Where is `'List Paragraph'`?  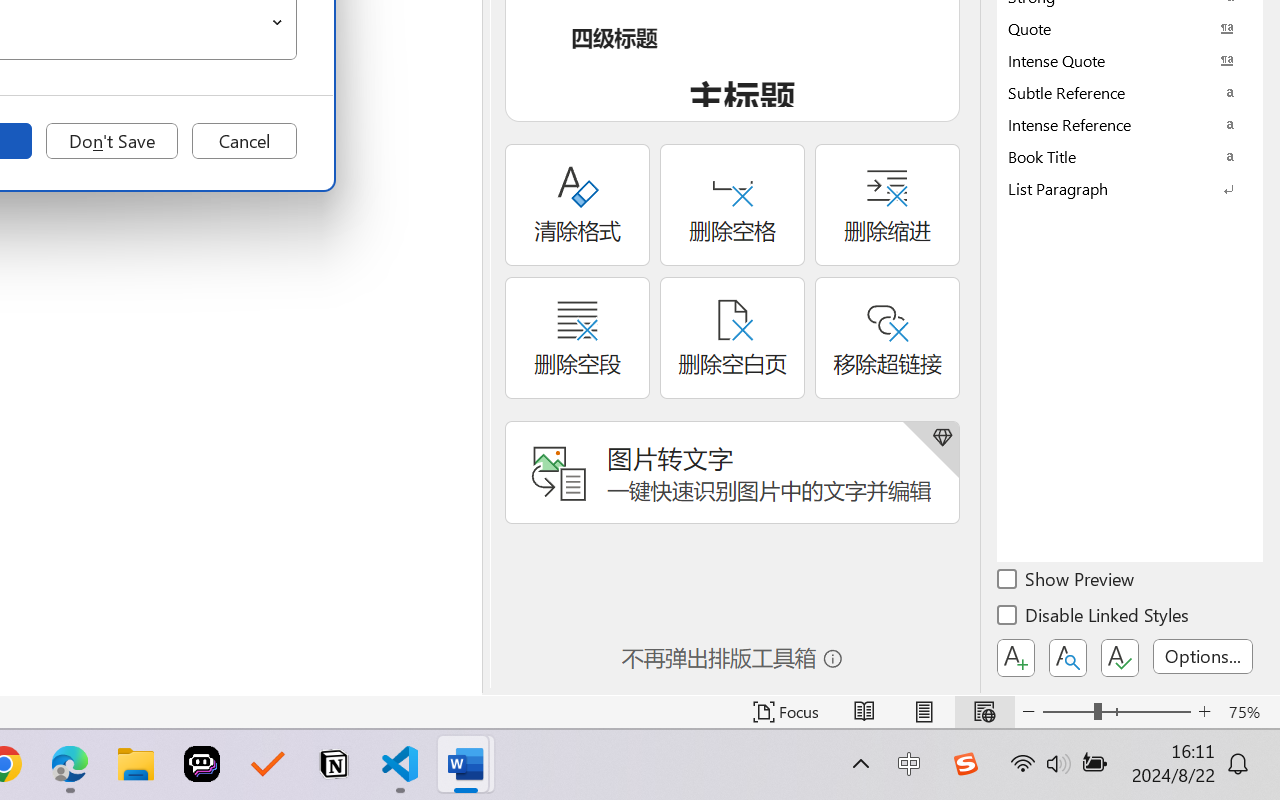
'List Paragraph' is located at coordinates (1130, 187).